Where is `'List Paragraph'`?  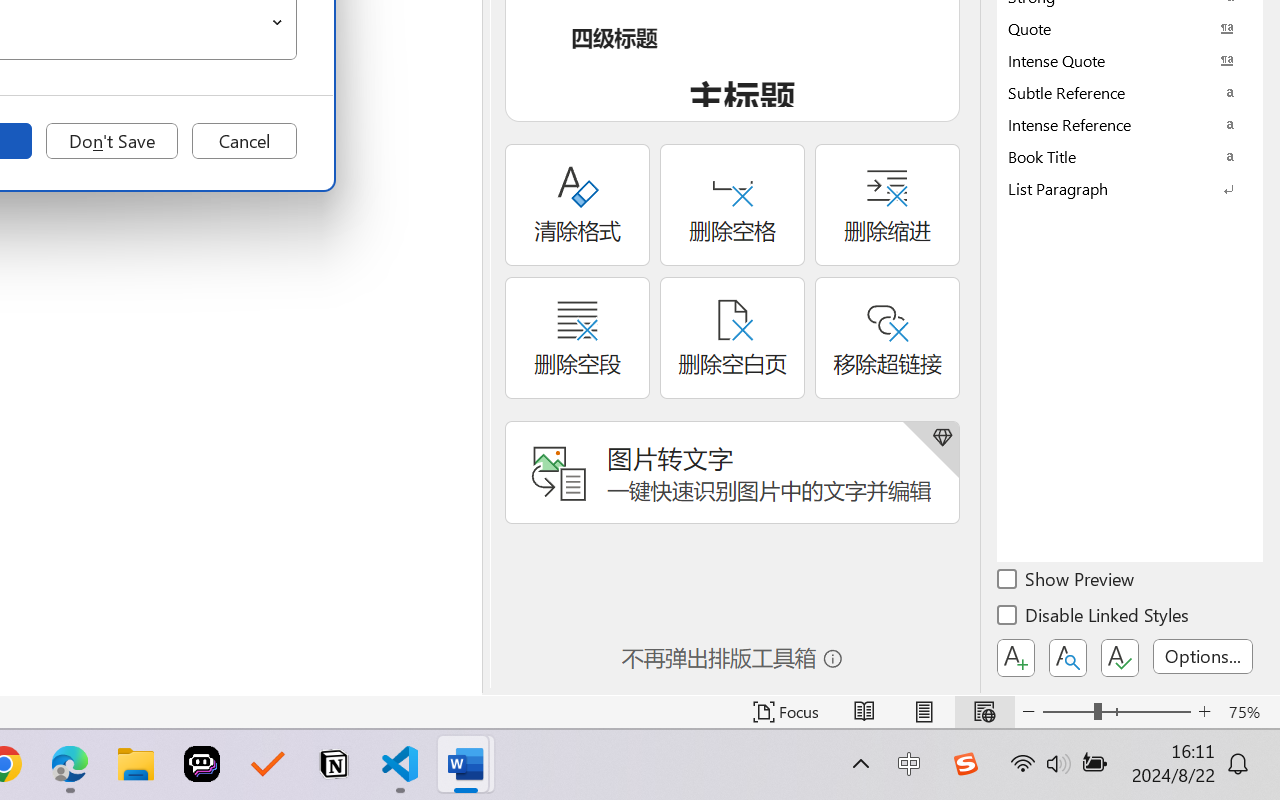
'List Paragraph' is located at coordinates (1130, 187).